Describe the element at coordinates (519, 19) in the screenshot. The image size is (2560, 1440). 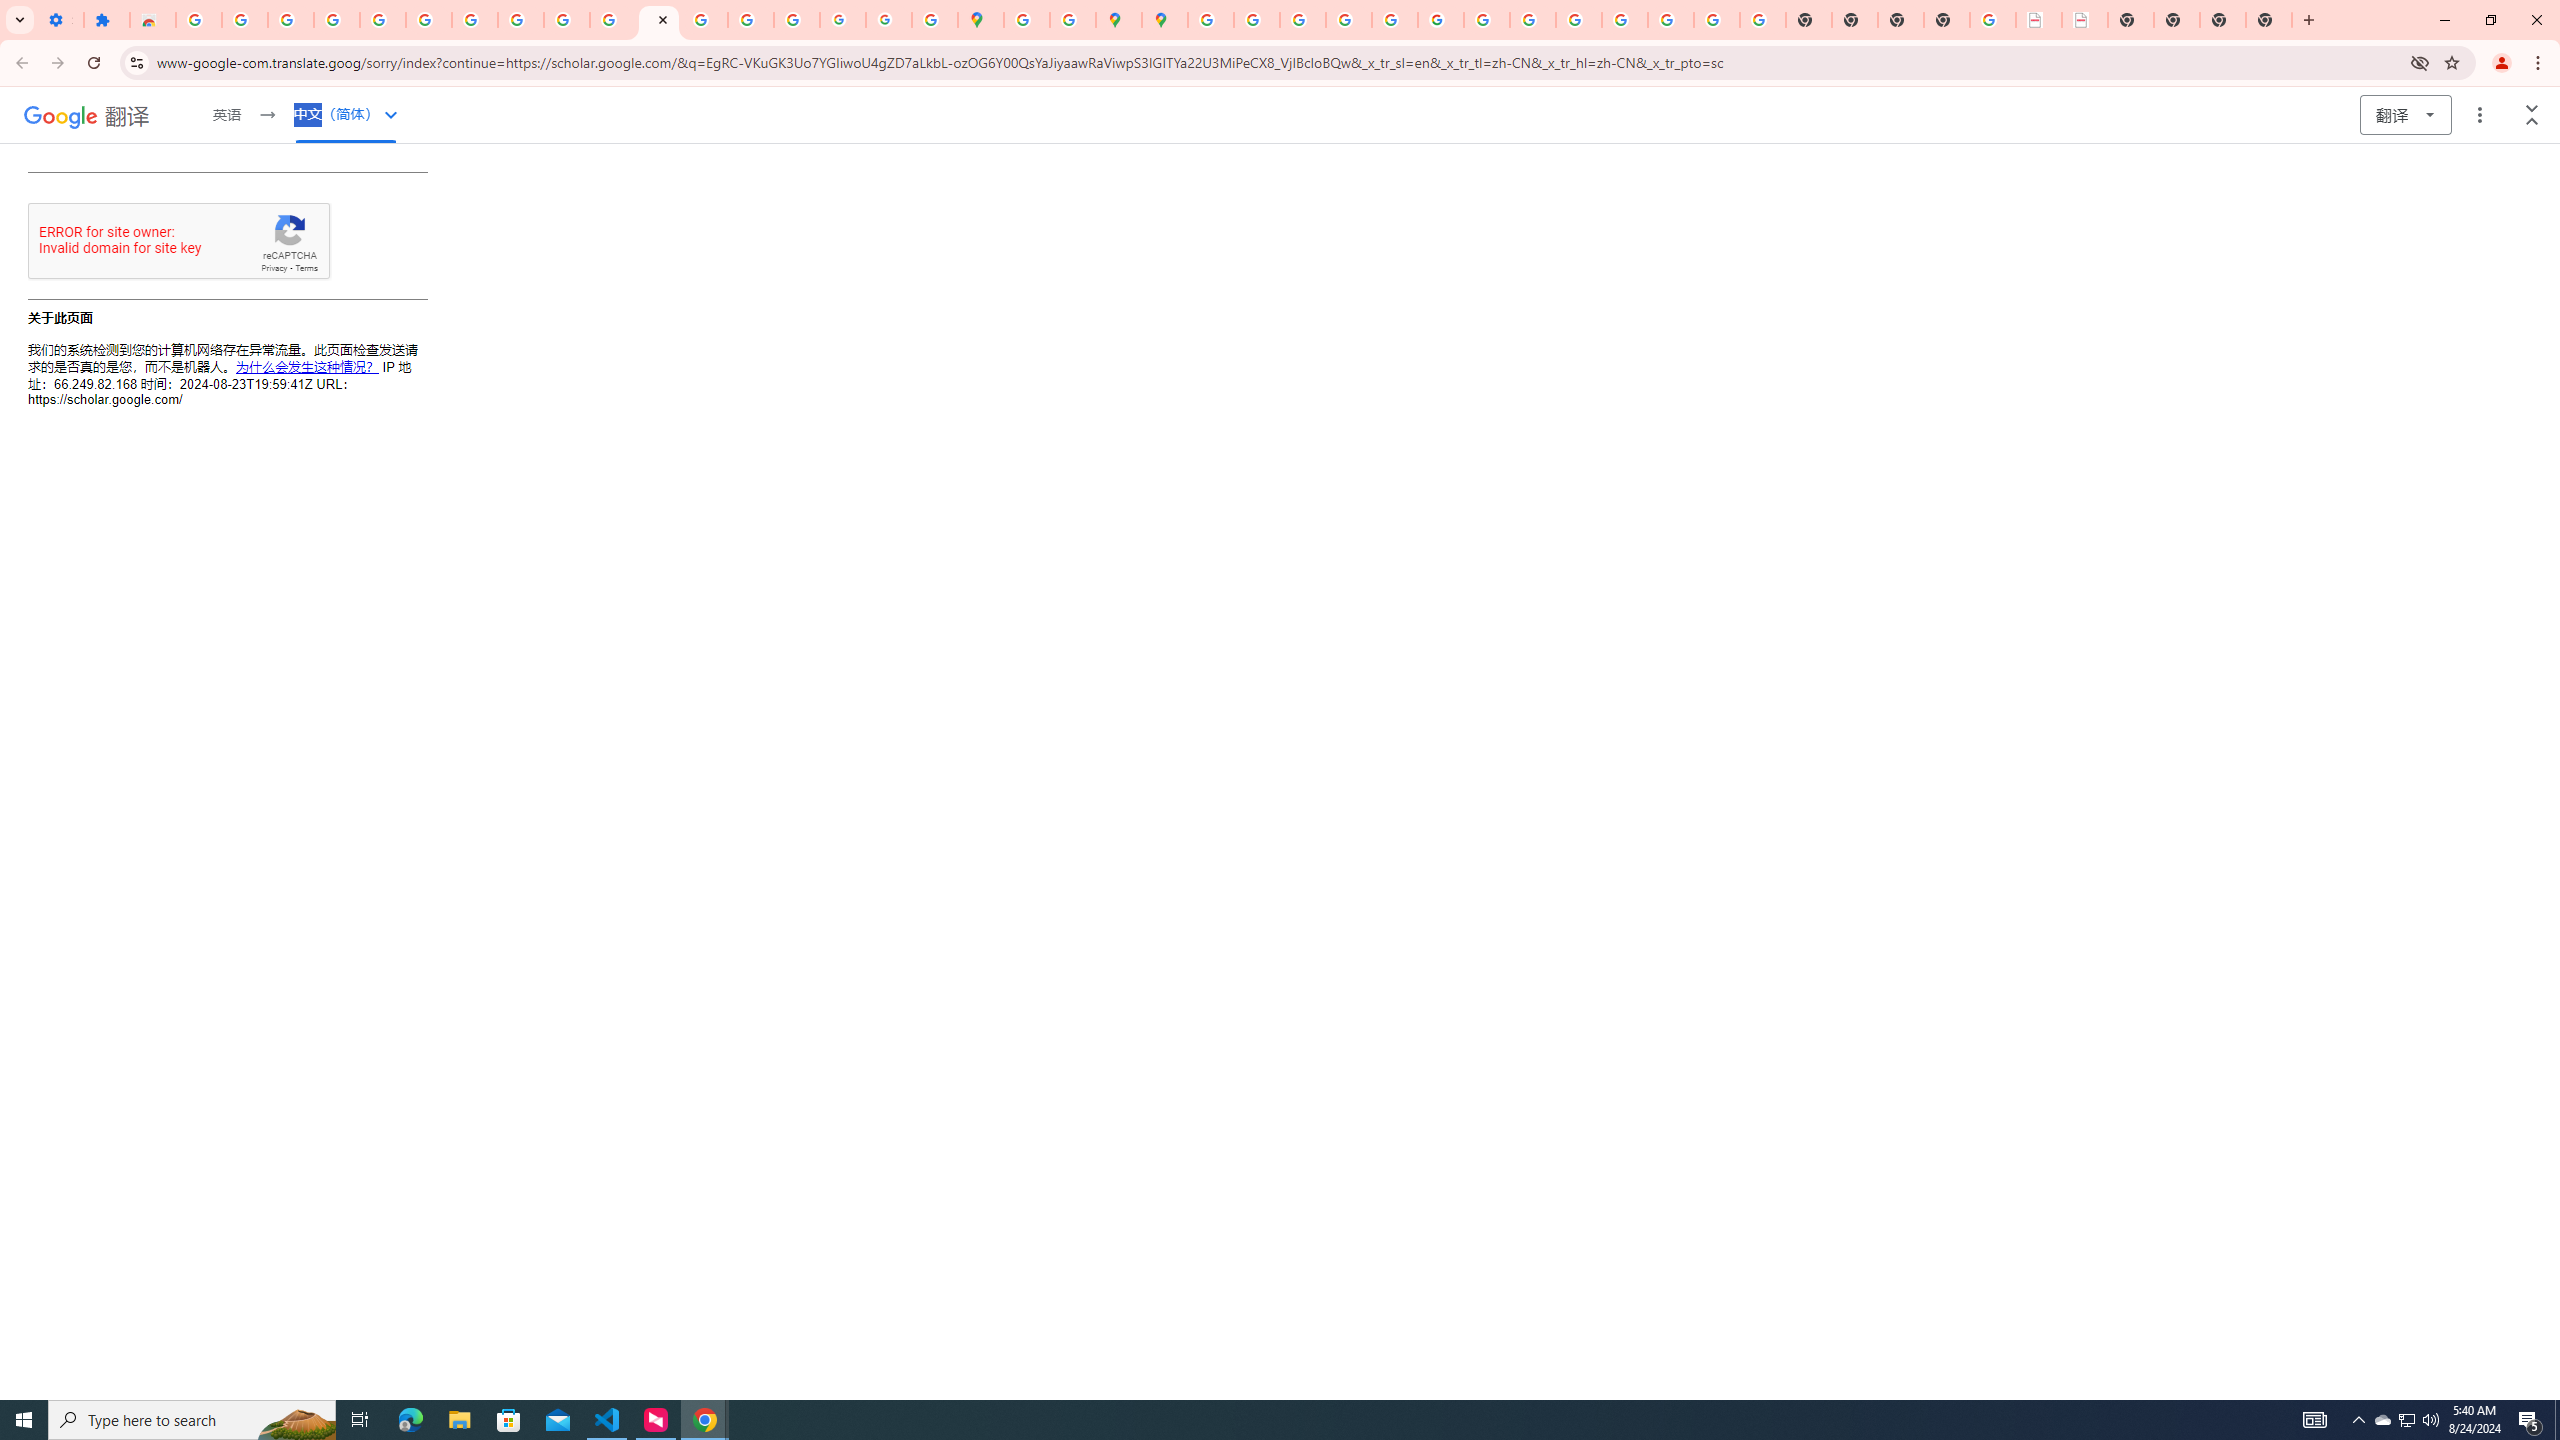
I see `'Google Account'` at that location.